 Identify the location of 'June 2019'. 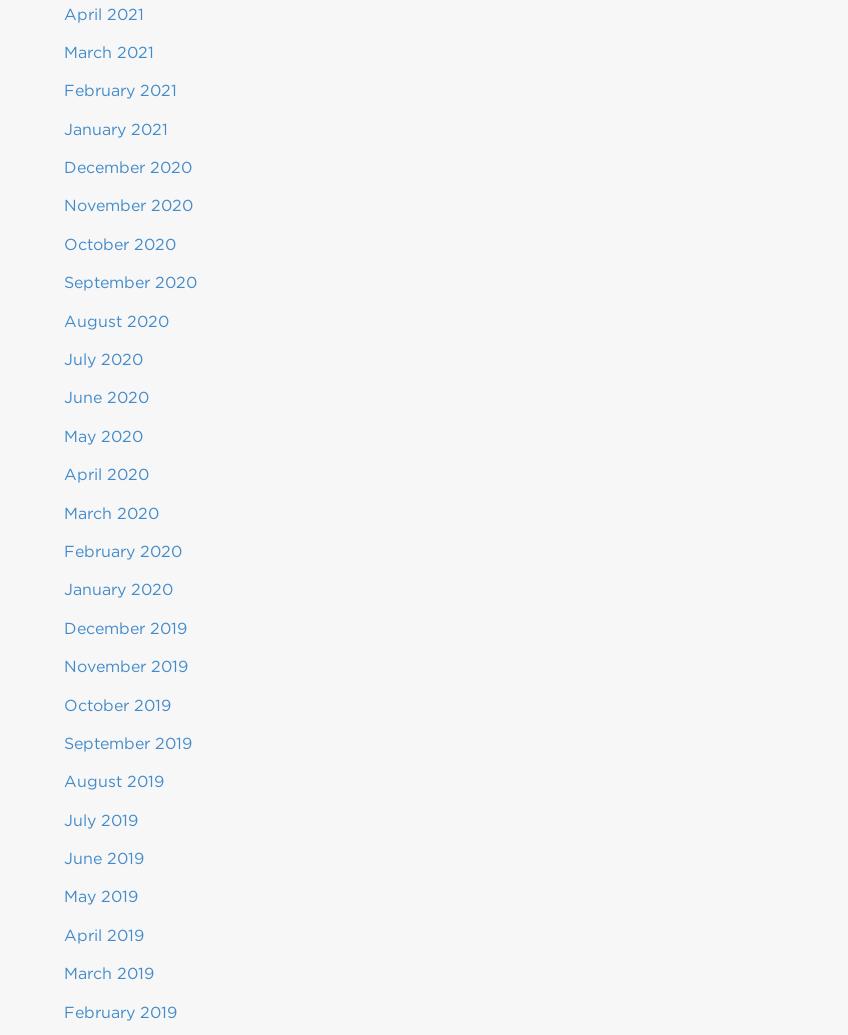
(103, 857).